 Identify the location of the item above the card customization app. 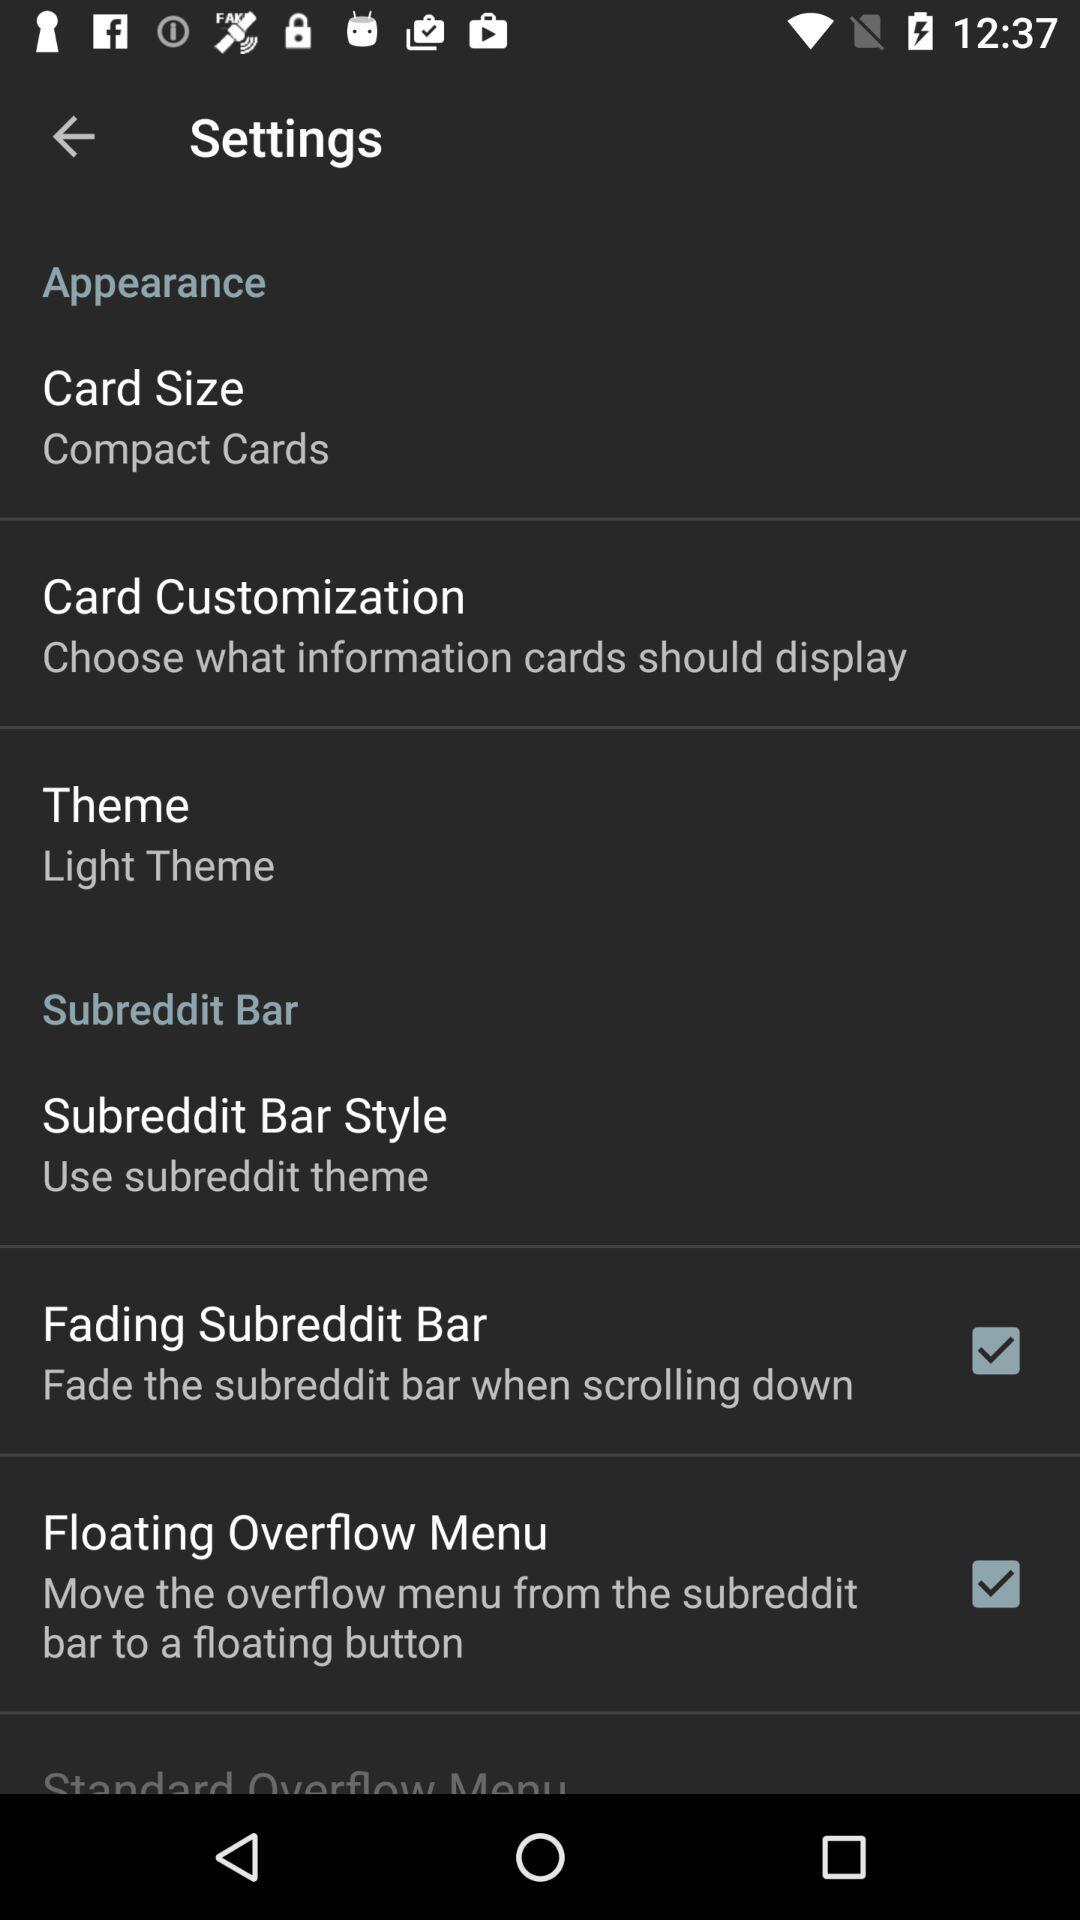
(185, 445).